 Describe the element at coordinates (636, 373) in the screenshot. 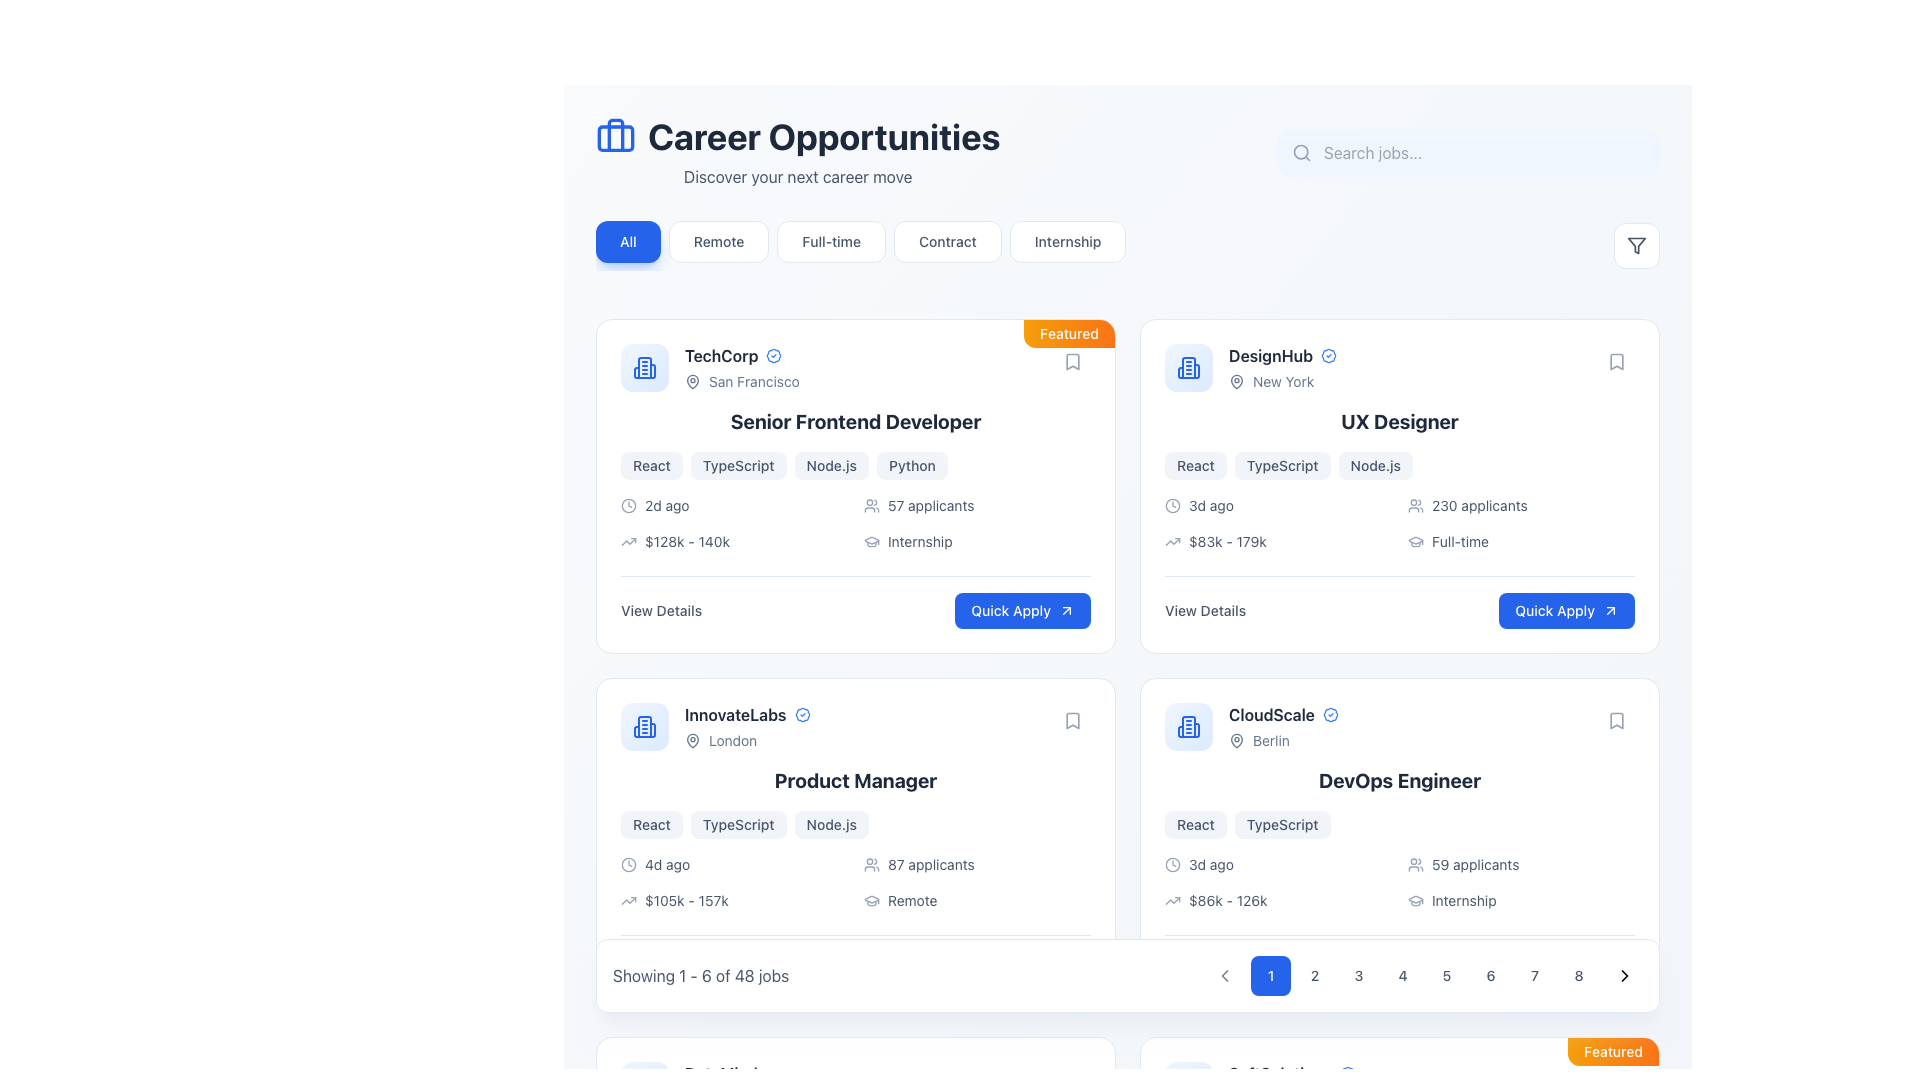

I see `the second subcomponent of the building icon within the 'TechCorp, San Francisco, Senior Frontend Developer' card, which visually represents a building's side` at that location.